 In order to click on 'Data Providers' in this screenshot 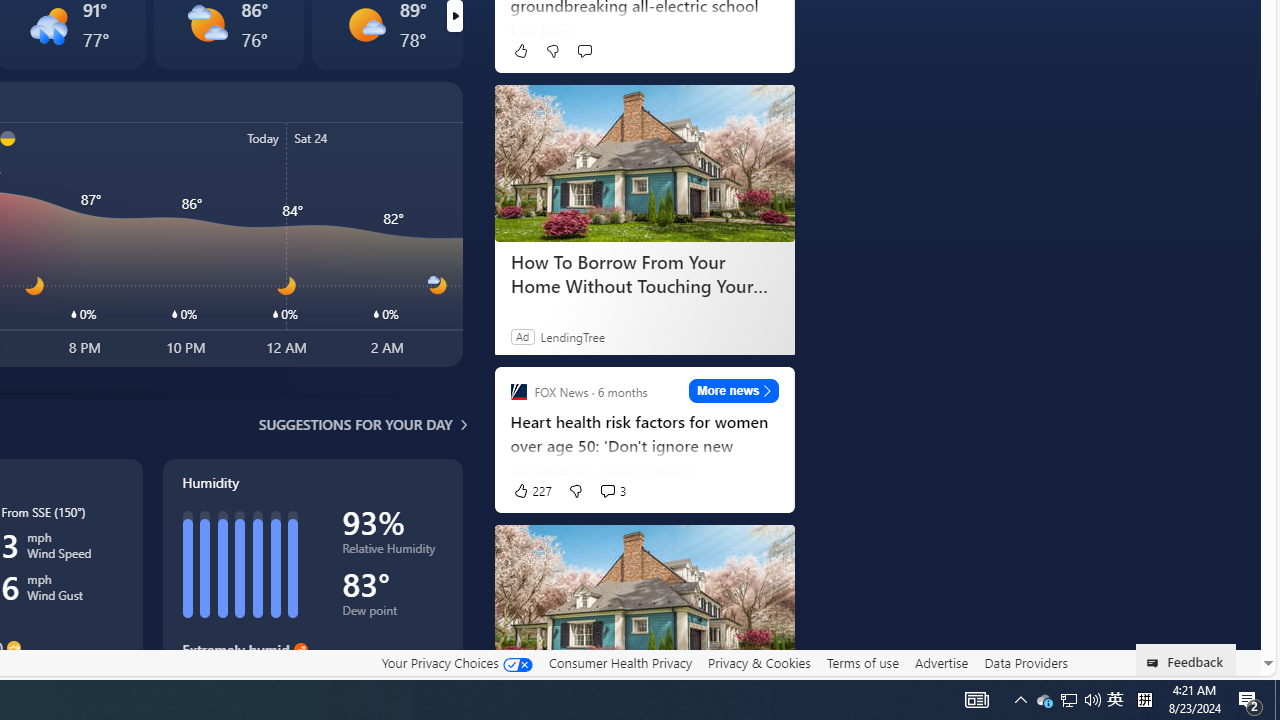, I will do `click(1025, 662)`.